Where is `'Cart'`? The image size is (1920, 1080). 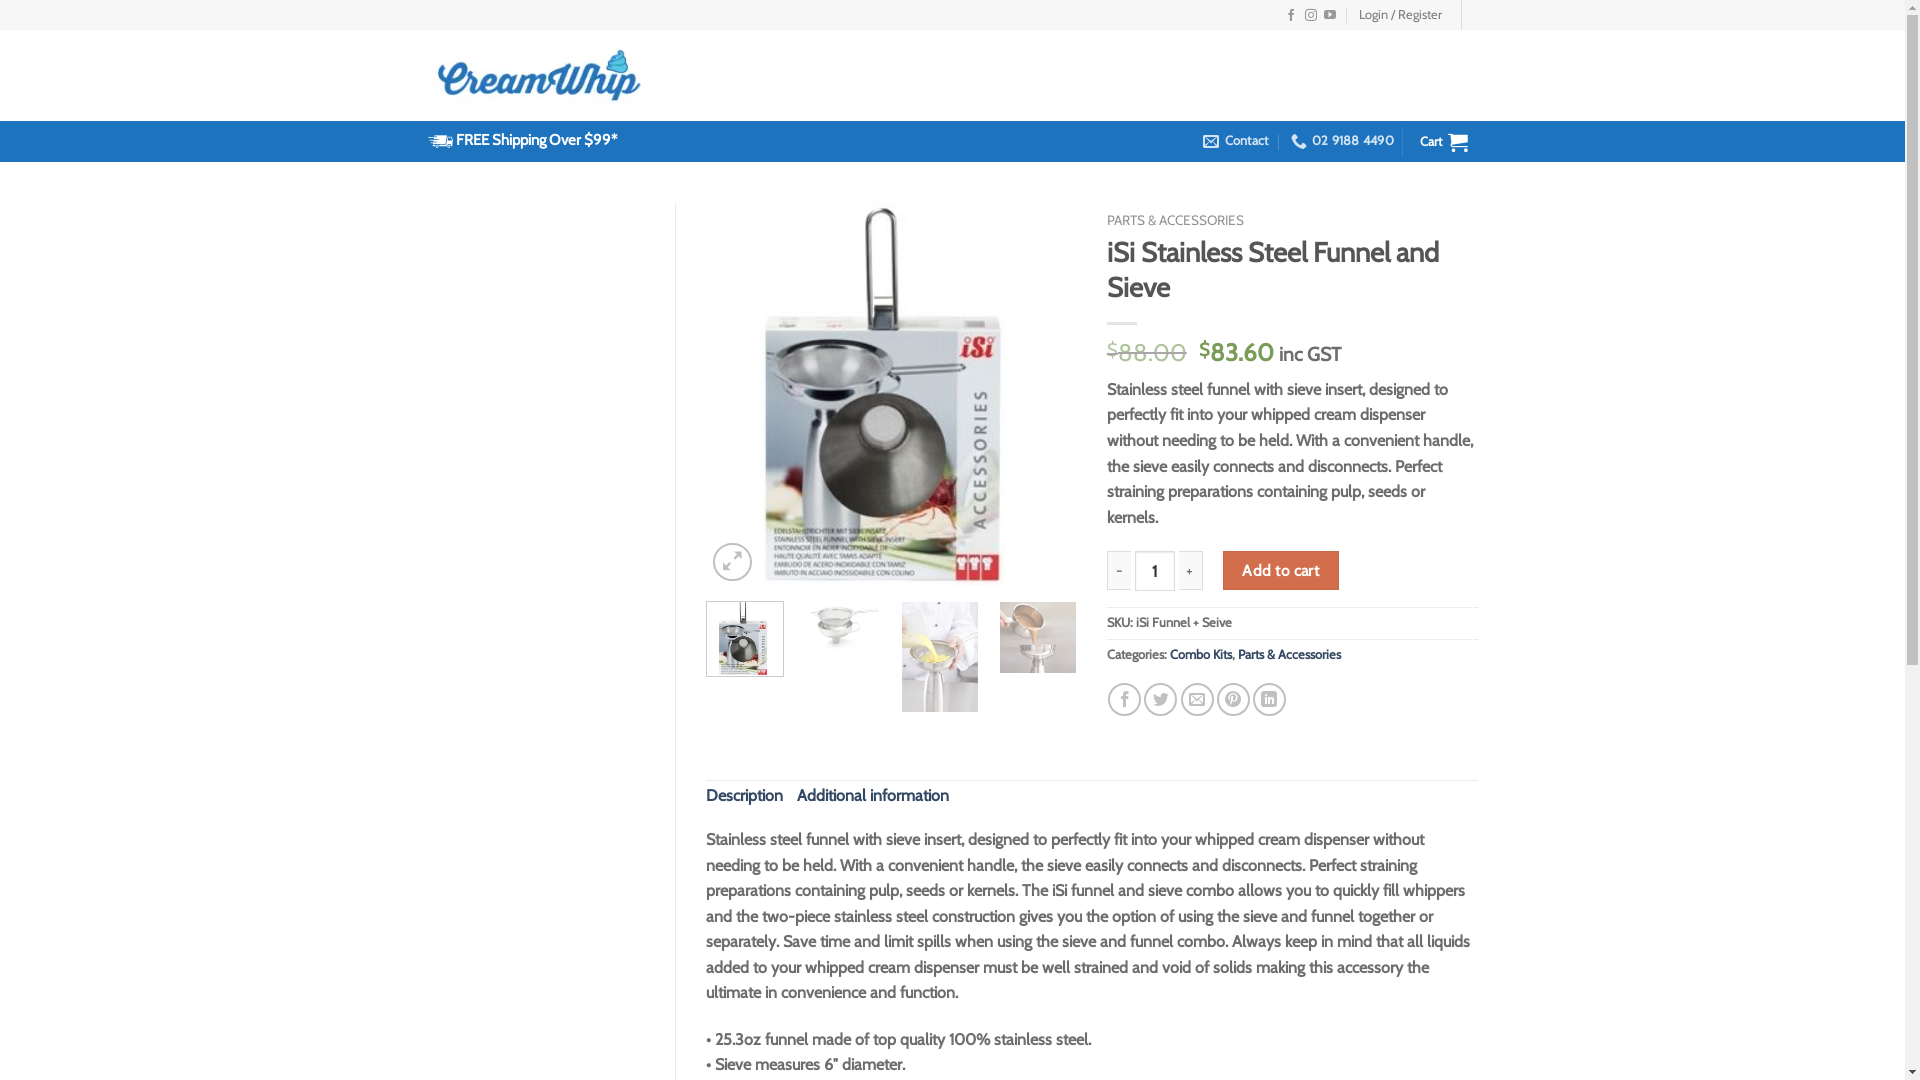
'Cart' is located at coordinates (1409, 140).